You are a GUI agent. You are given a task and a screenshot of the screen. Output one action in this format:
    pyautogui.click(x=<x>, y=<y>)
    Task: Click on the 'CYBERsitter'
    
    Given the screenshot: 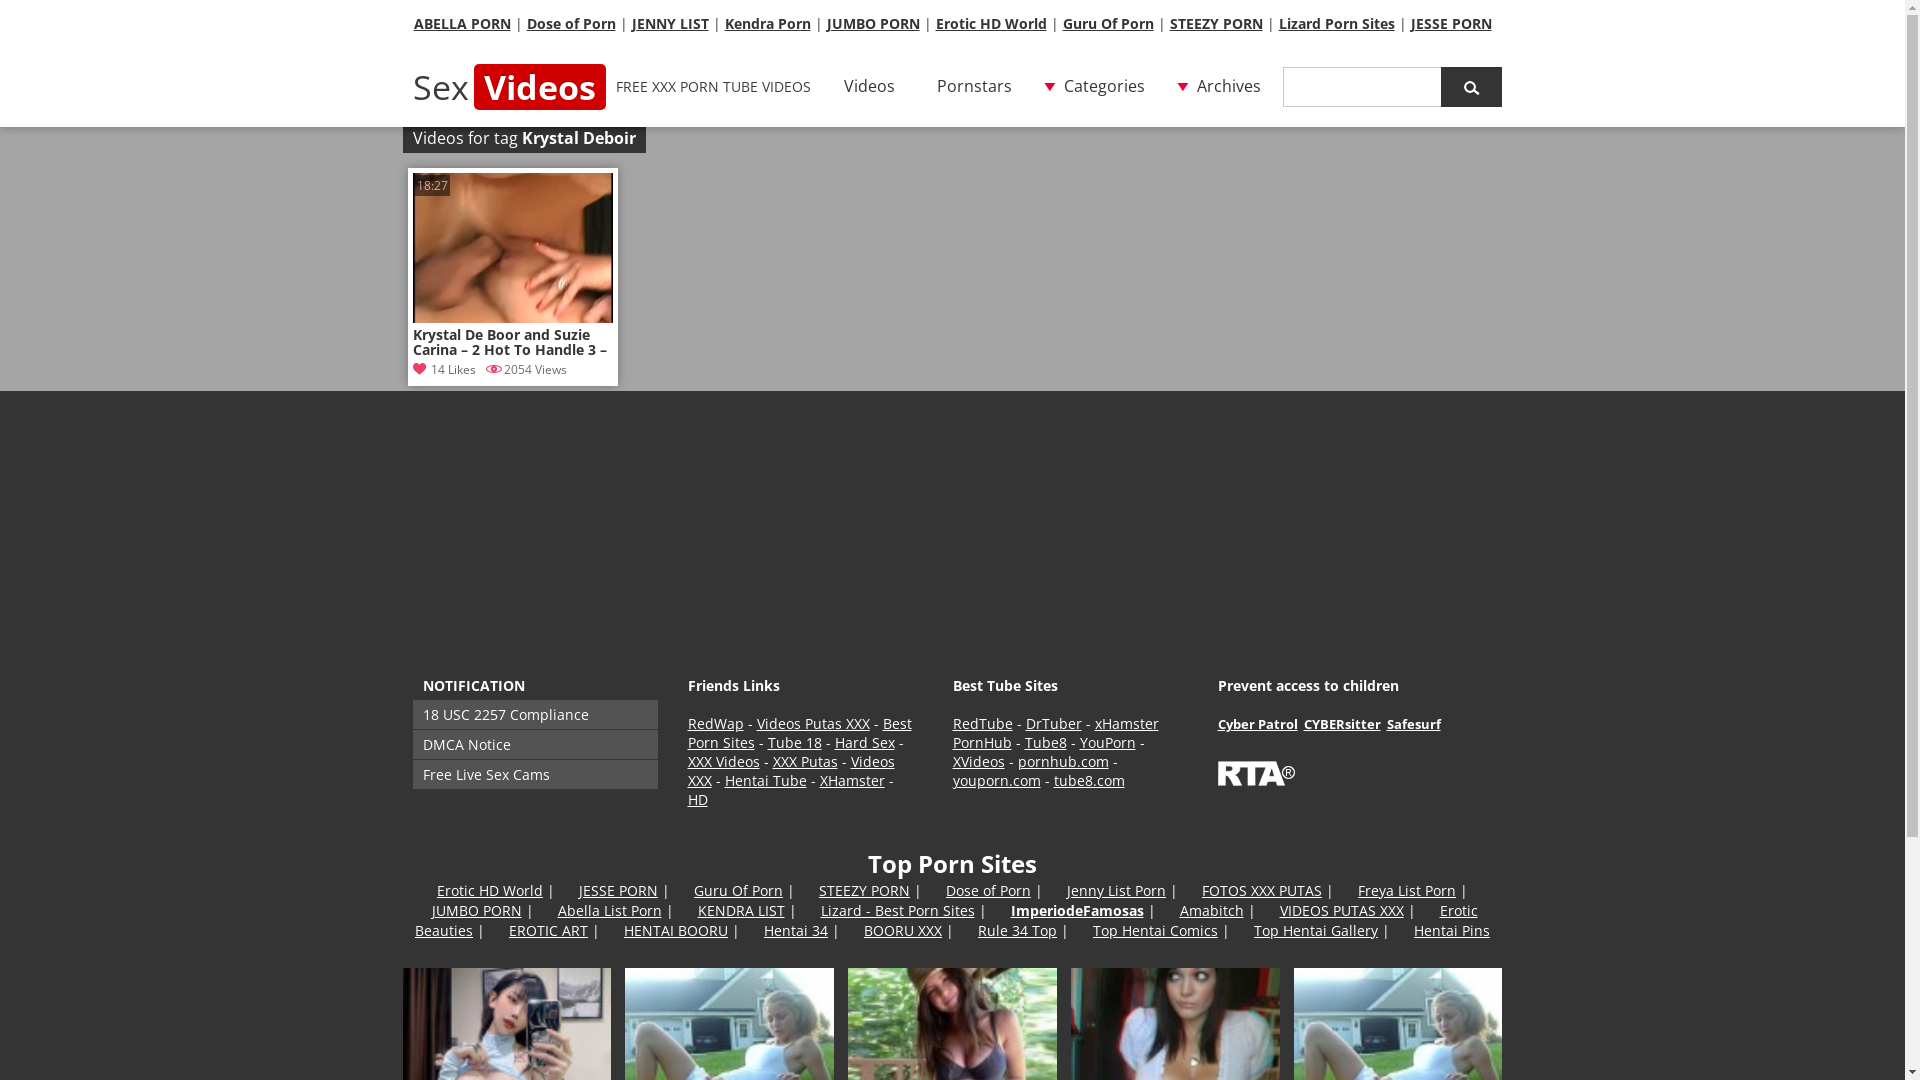 What is the action you would take?
    pyautogui.click(x=1342, y=724)
    